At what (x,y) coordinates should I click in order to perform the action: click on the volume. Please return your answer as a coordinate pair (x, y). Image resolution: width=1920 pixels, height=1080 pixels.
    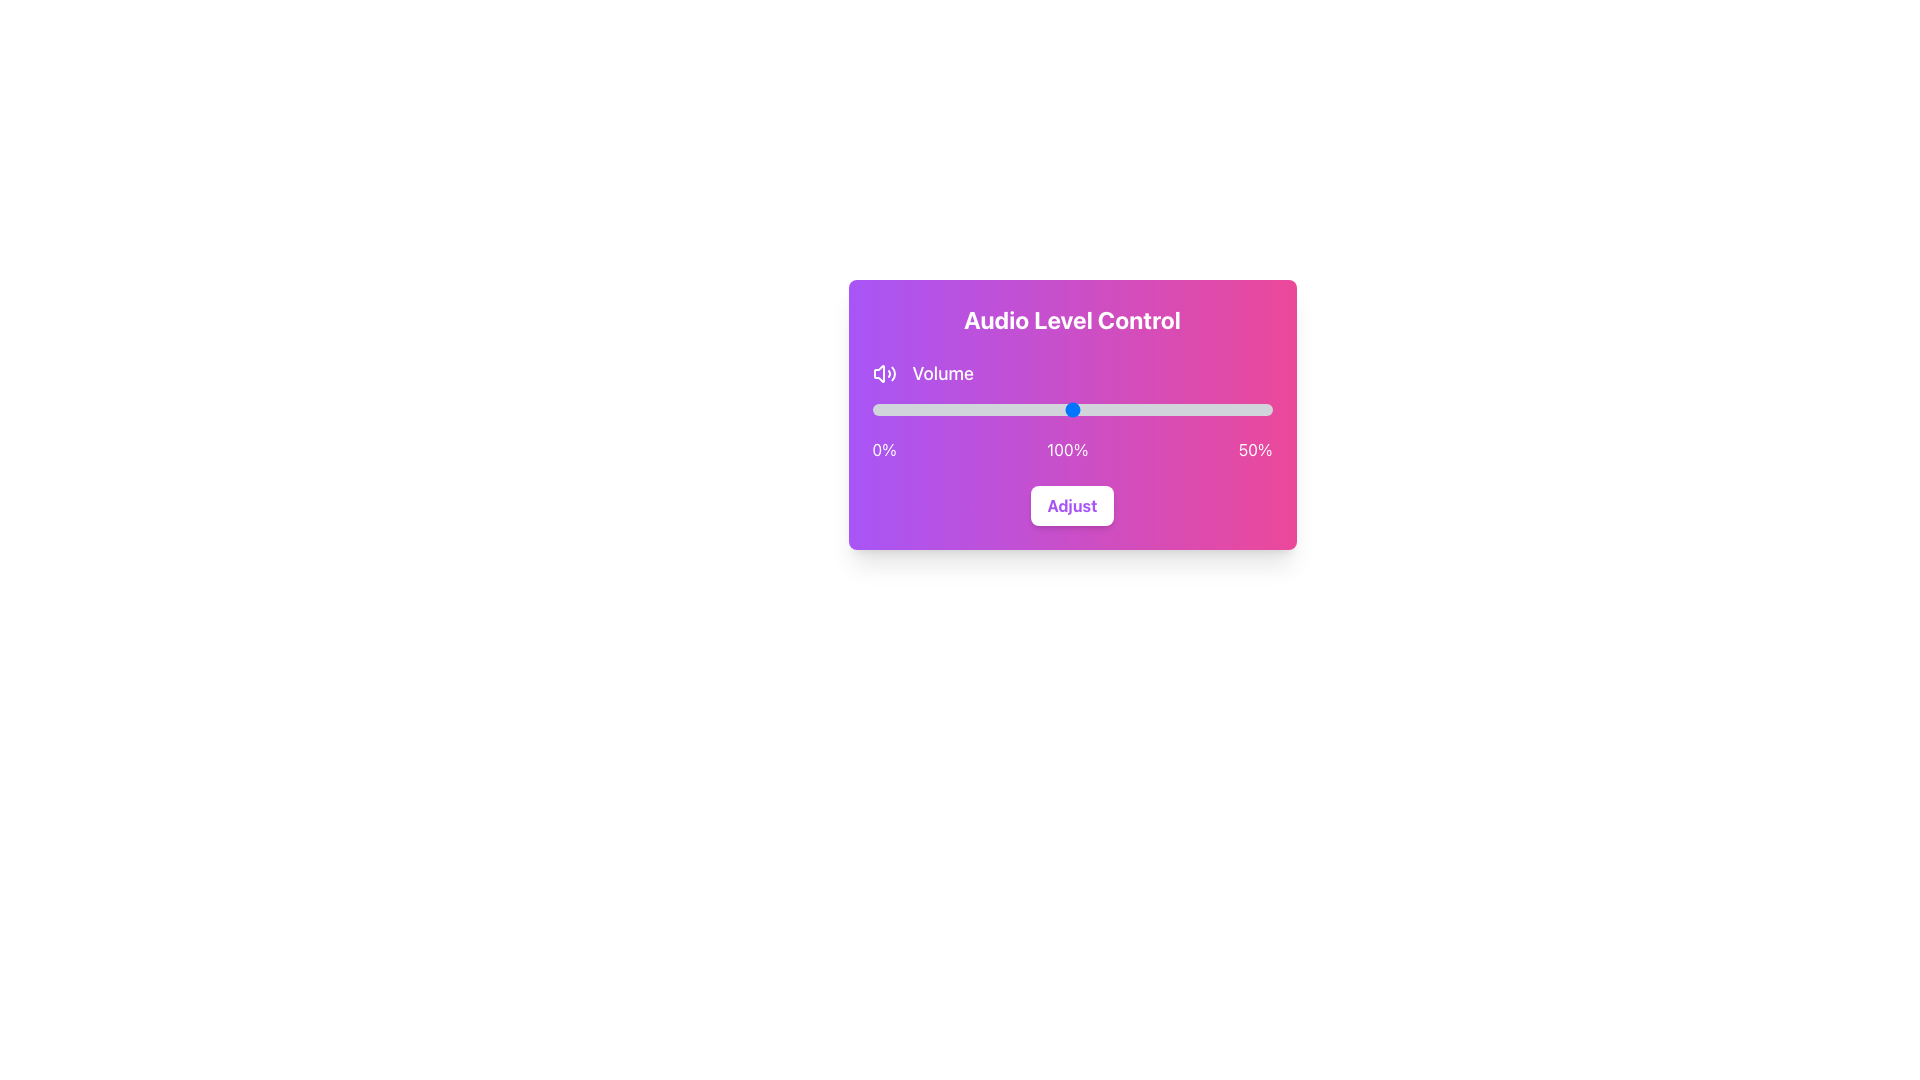
    Looking at the image, I should click on (872, 408).